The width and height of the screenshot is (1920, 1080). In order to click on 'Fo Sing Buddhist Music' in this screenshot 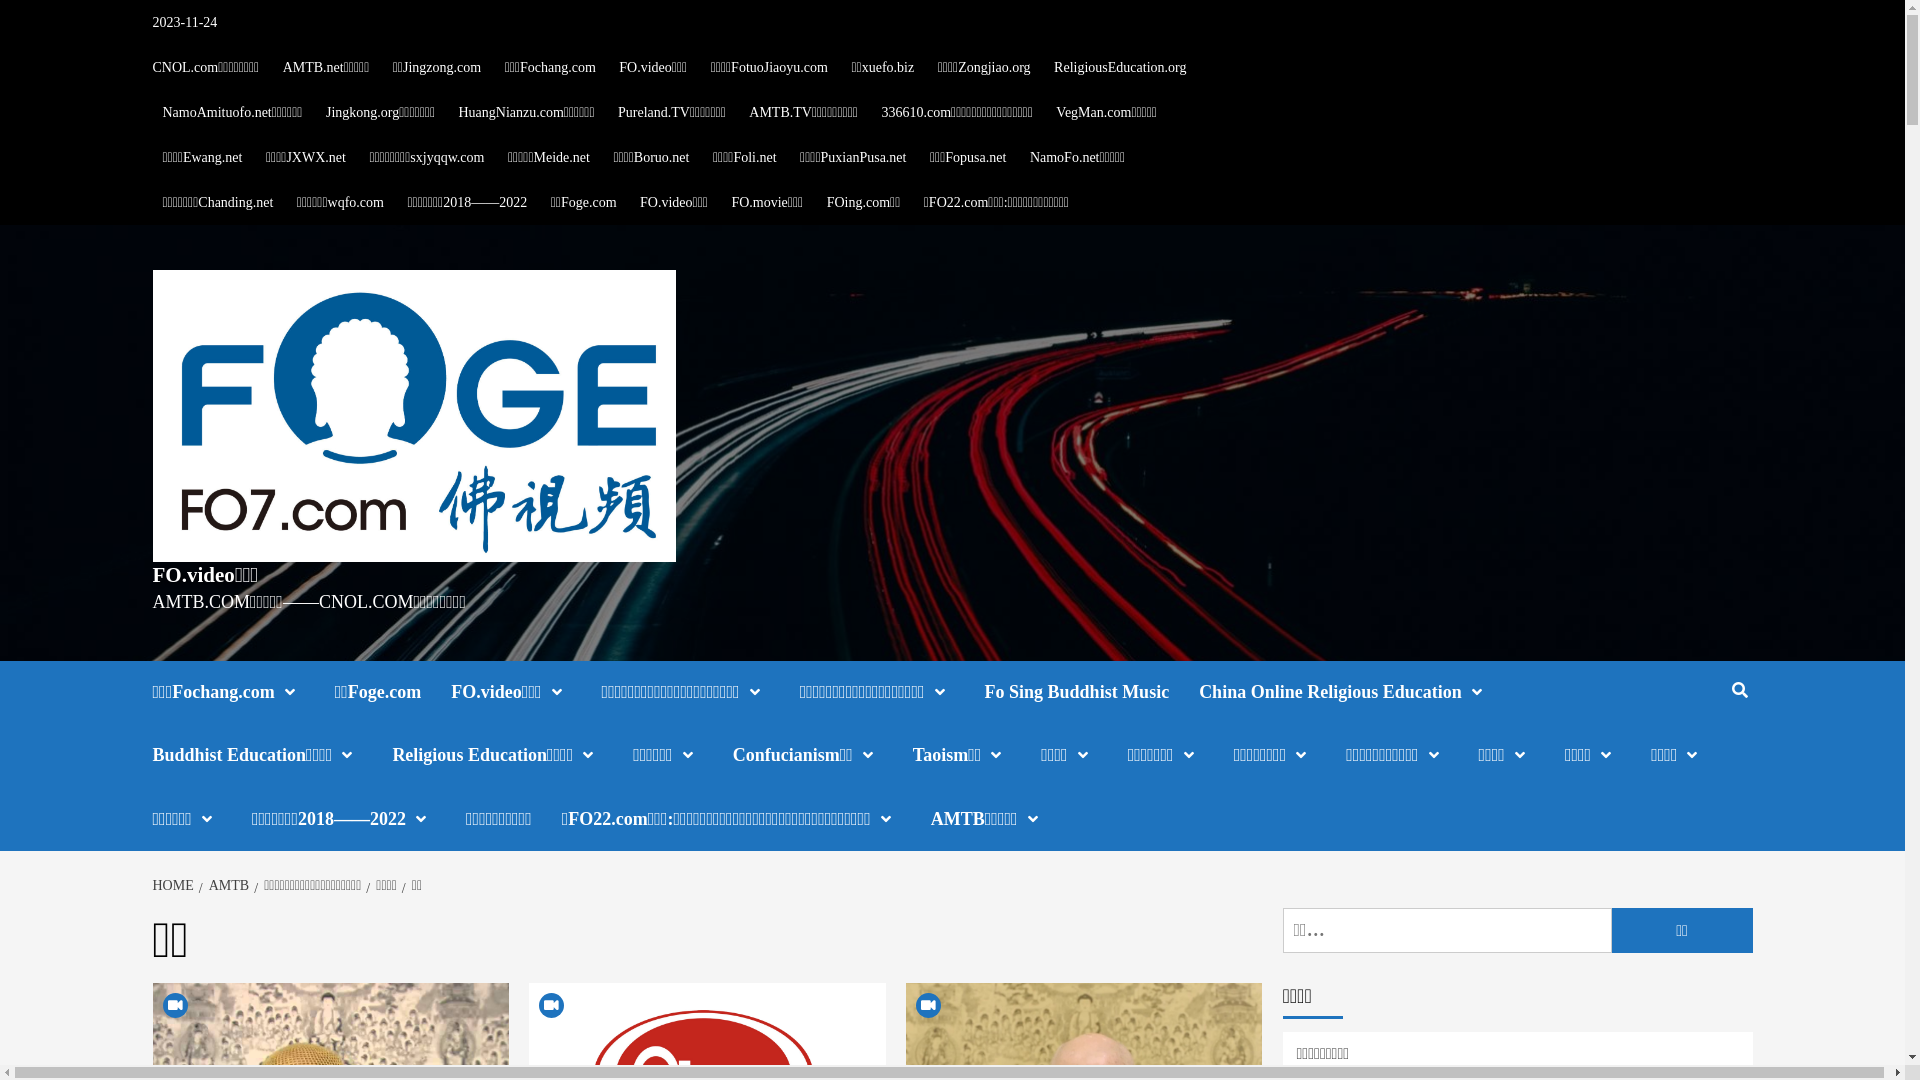, I will do `click(984, 691)`.